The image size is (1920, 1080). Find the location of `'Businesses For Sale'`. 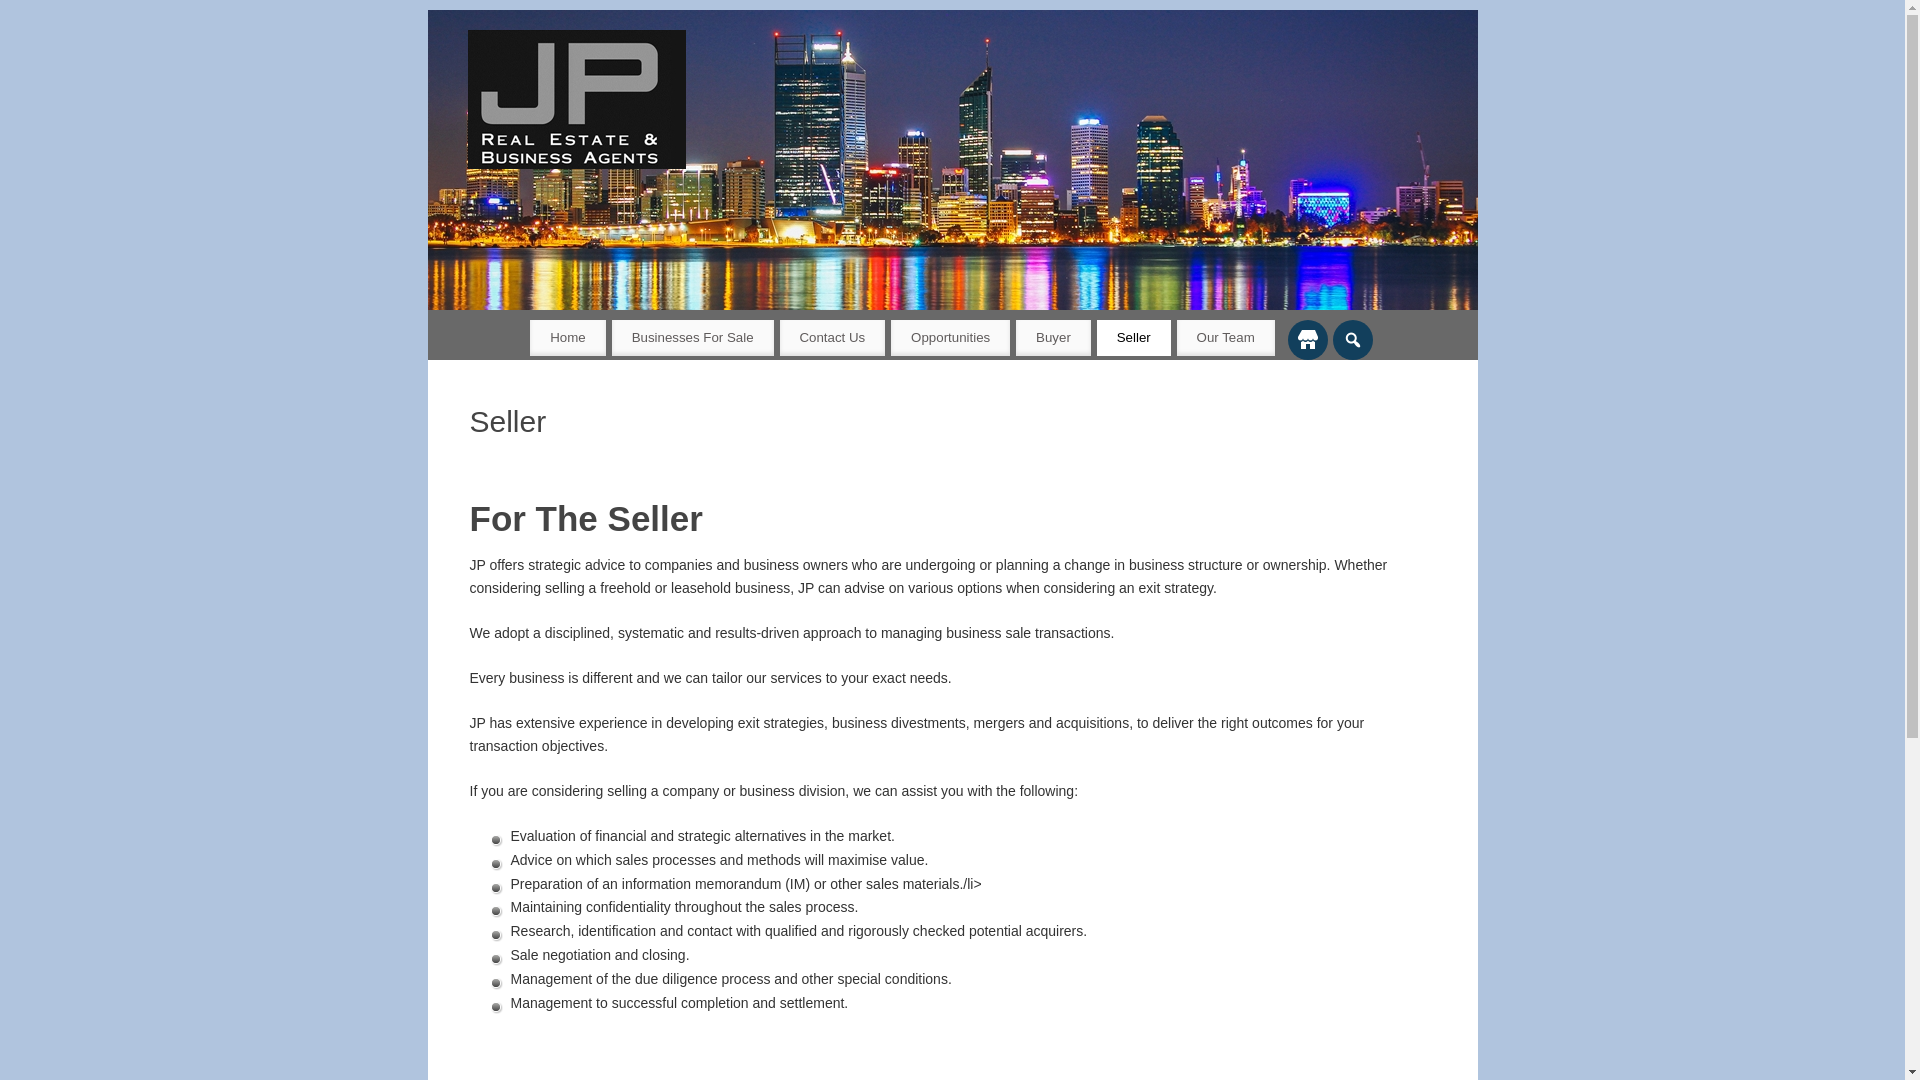

'Businesses For Sale' is located at coordinates (610, 337).